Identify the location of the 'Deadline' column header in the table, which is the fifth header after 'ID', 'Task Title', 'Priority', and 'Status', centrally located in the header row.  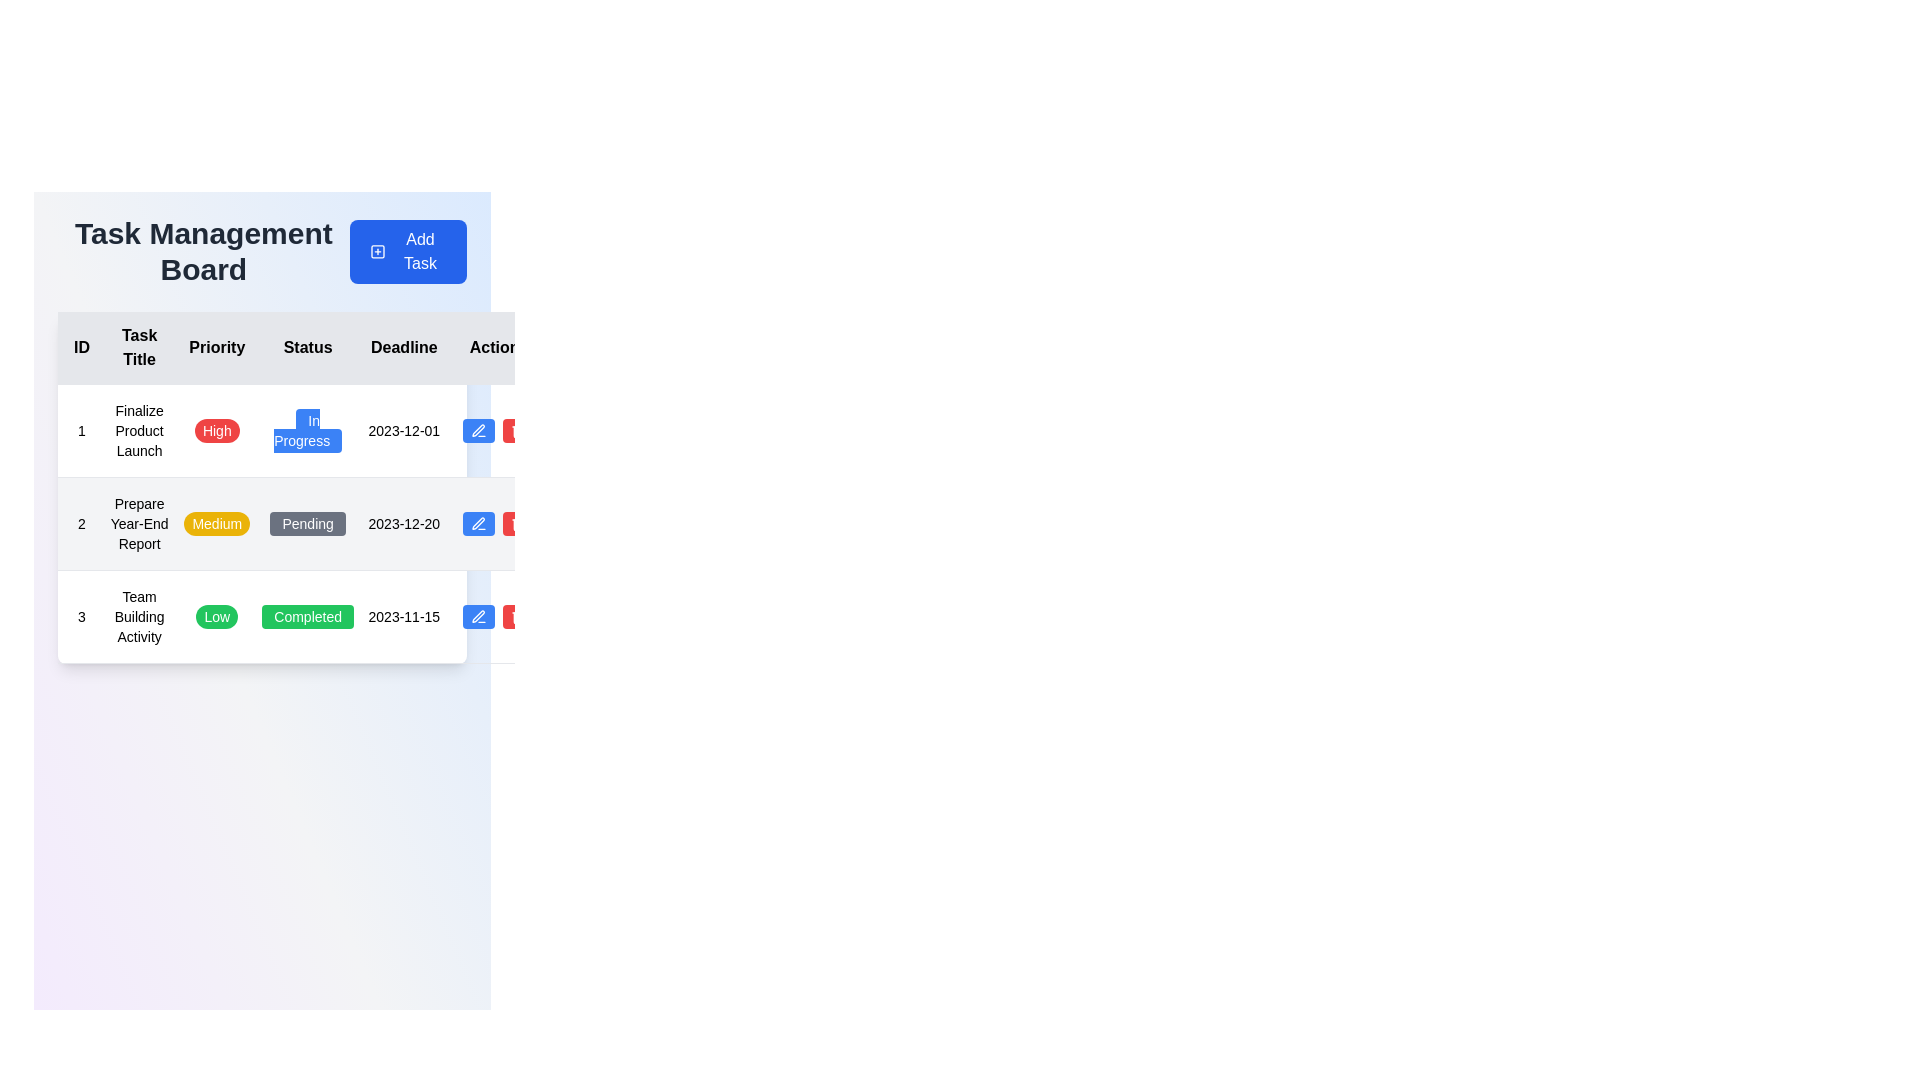
(403, 347).